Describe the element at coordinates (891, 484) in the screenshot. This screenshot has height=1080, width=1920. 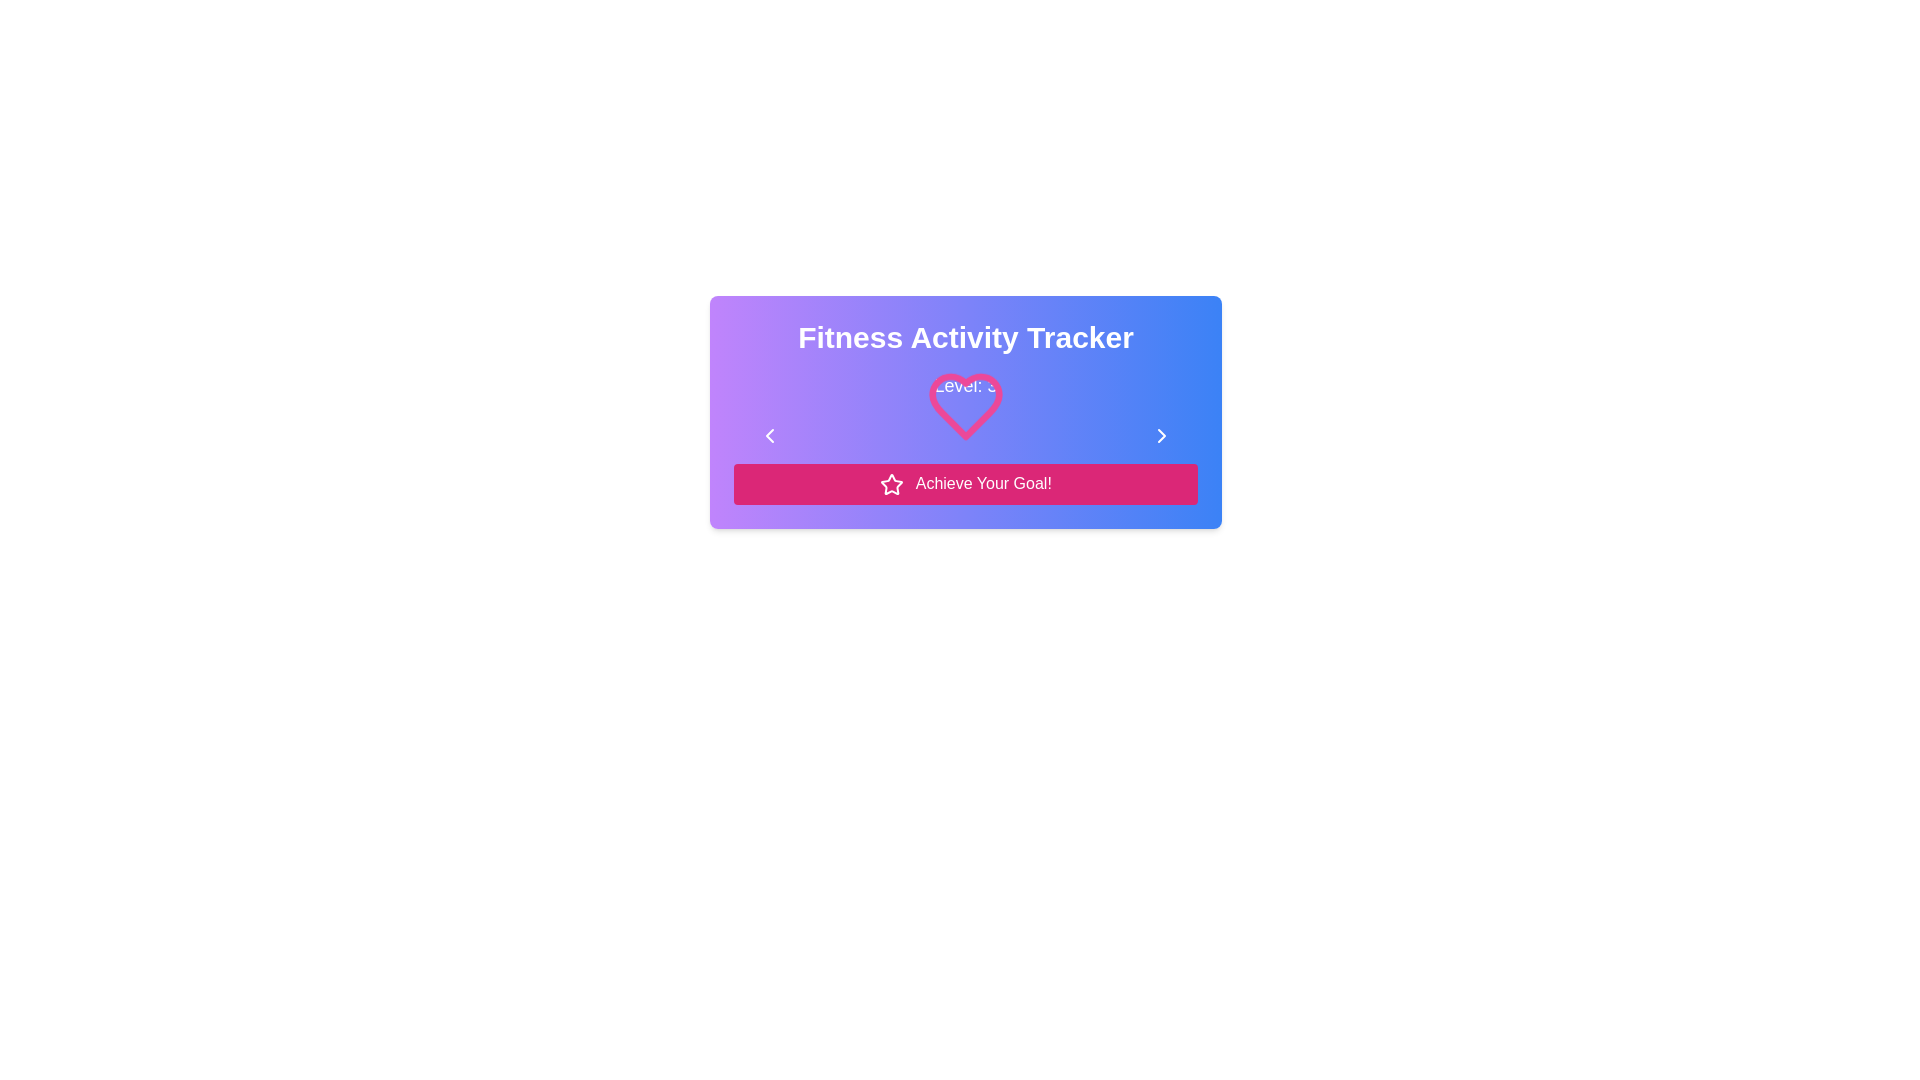
I see `the star-shaped icon with a pink border located to the left of the text button labeled 'Achieve Your Goal!'` at that location.